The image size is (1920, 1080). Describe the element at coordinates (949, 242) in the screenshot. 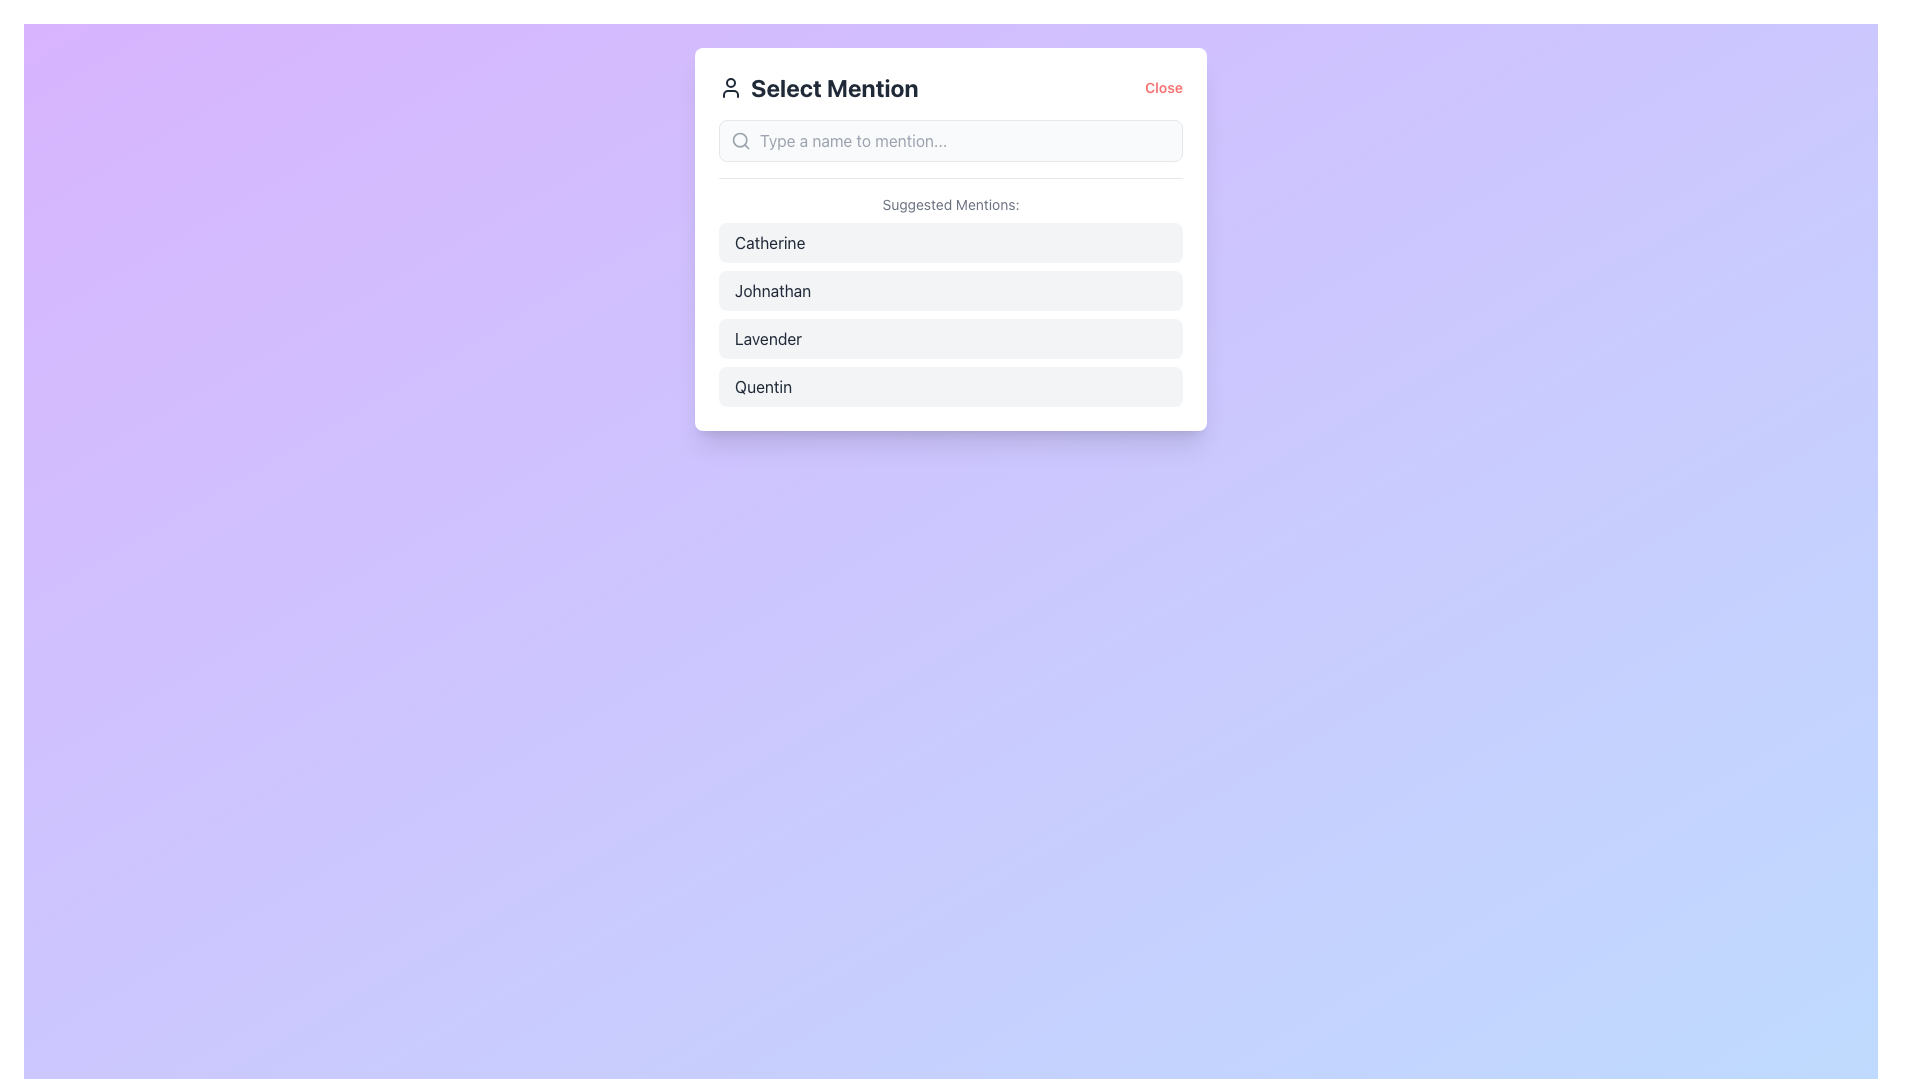

I see `the first item in the dropdown labeled 'Select Mention'` at that location.